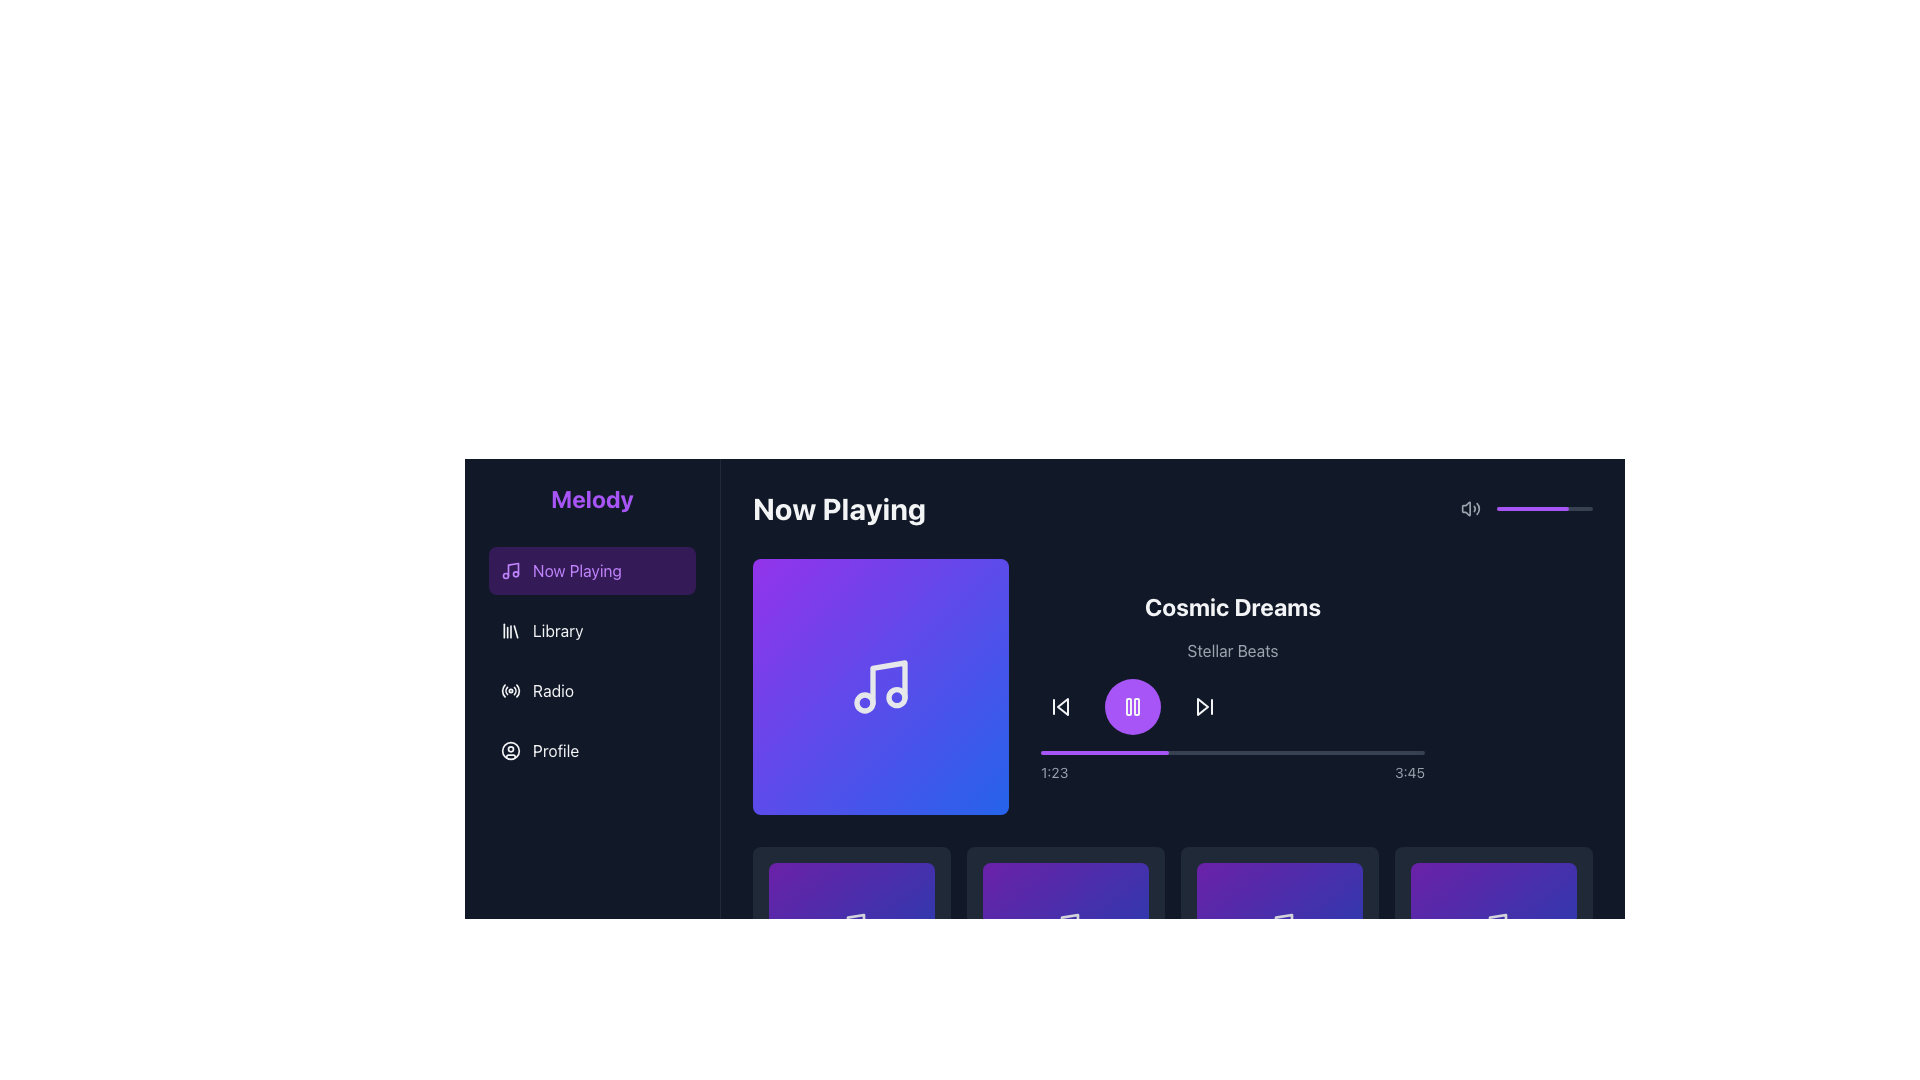 The image size is (1920, 1080). Describe the element at coordinates (591, 689) in the screenshot. I see `the 'Radio' text button with icon in the vertically stacked navigation menu` at that location.